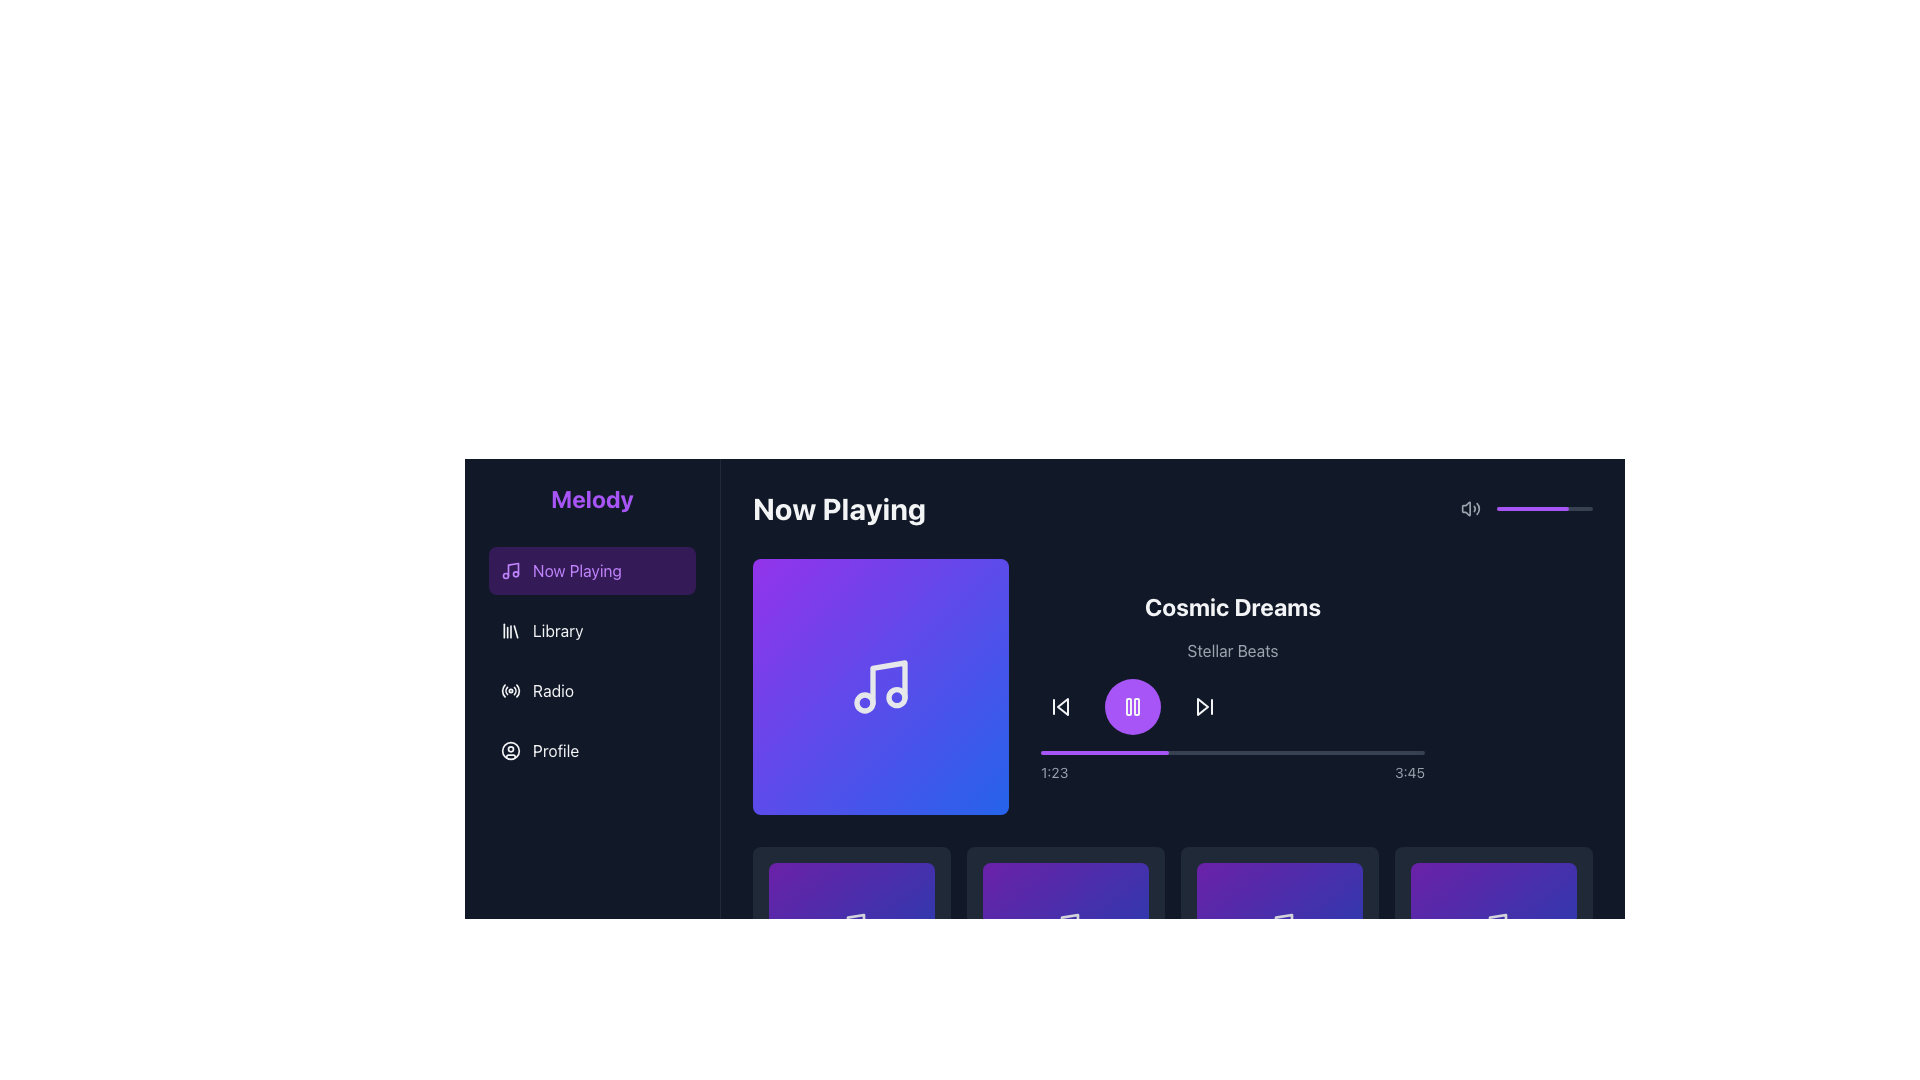 The image size is (1920, 1080). Describe the element at coordinates (591, 689) in the screenshot. I see `the 'Radio' text button with icon in the vertically stacked navigation menu` at that location.